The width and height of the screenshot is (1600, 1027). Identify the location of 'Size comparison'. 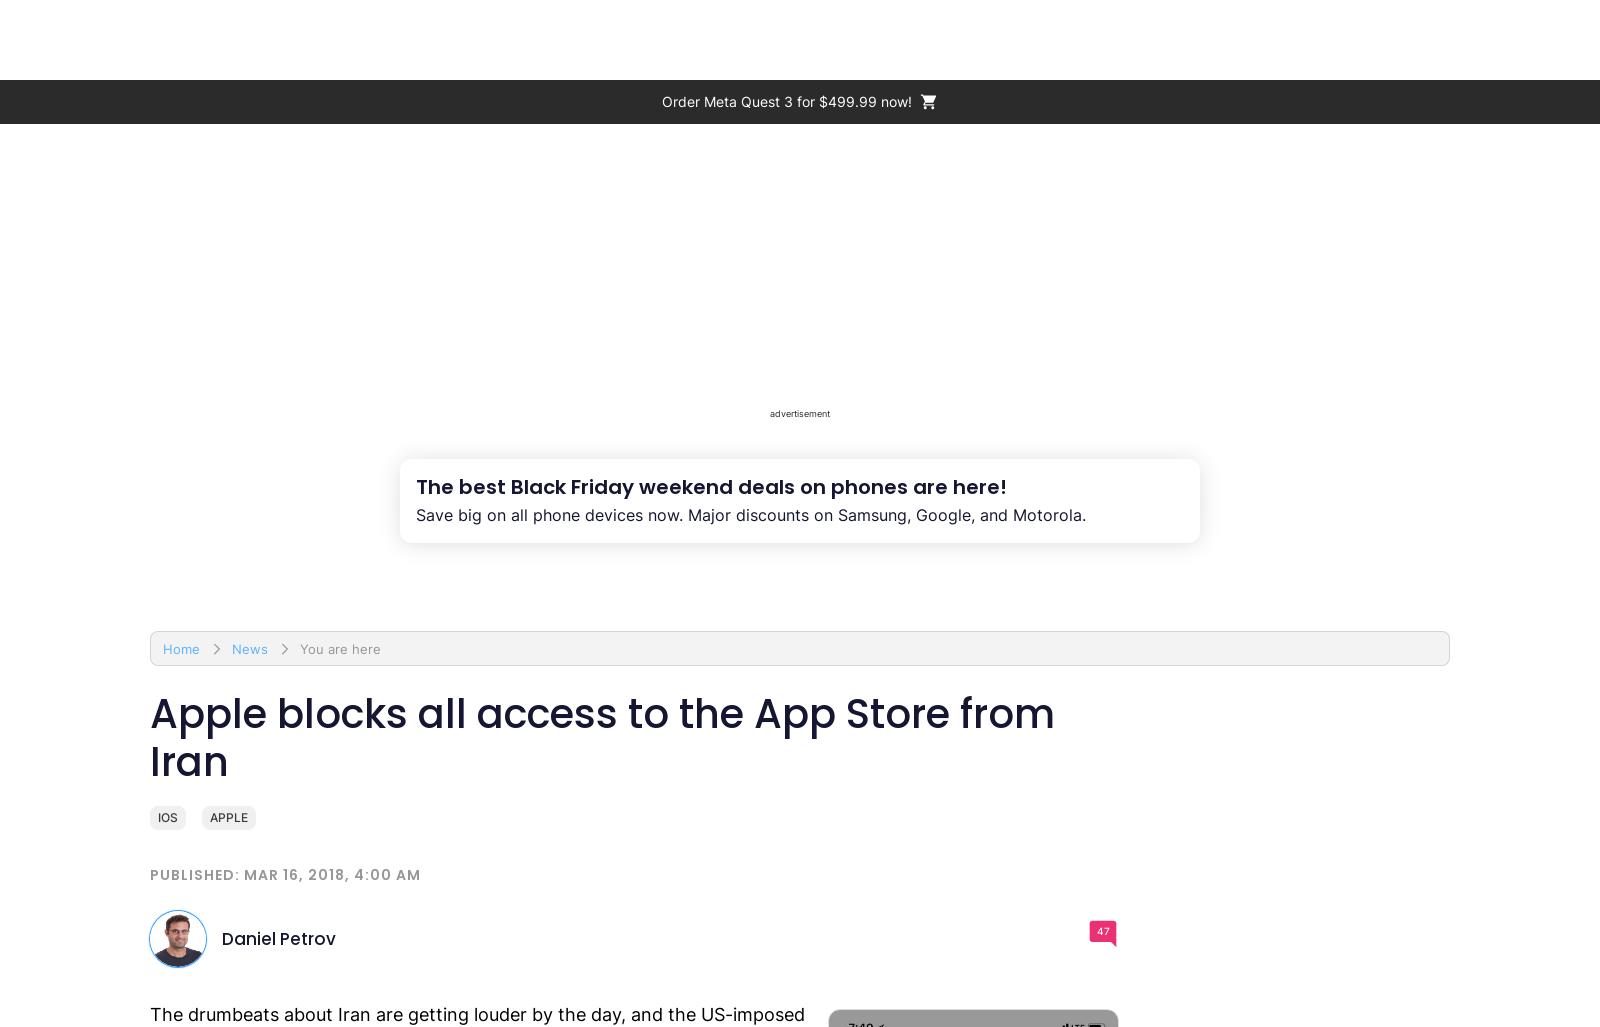
(810, 39).